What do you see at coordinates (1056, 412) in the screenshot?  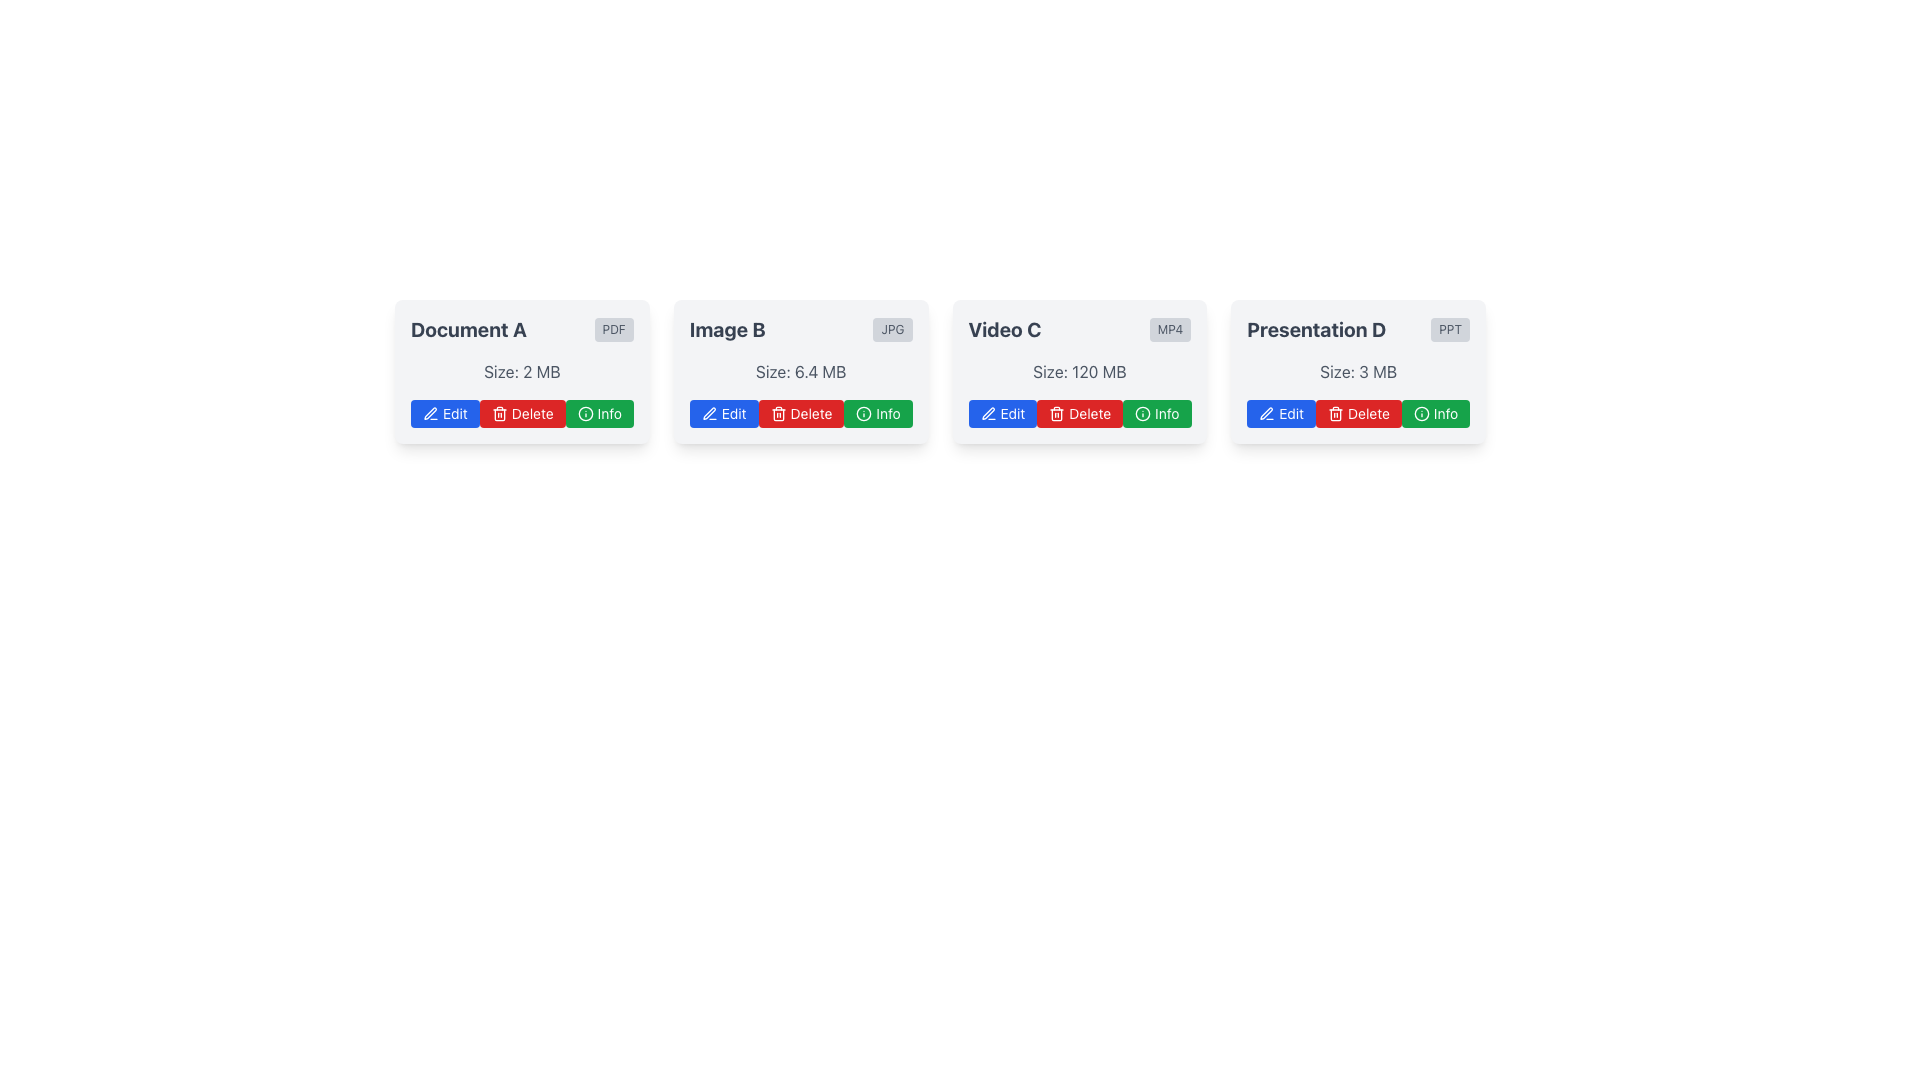 I see `the trash can icon located on the leftmost side of the 'Delete' button, which is the second button in a row of three ('Edit', 'Delete', 'Info') at the bottom of a card` at bounding box center [1056, 412].